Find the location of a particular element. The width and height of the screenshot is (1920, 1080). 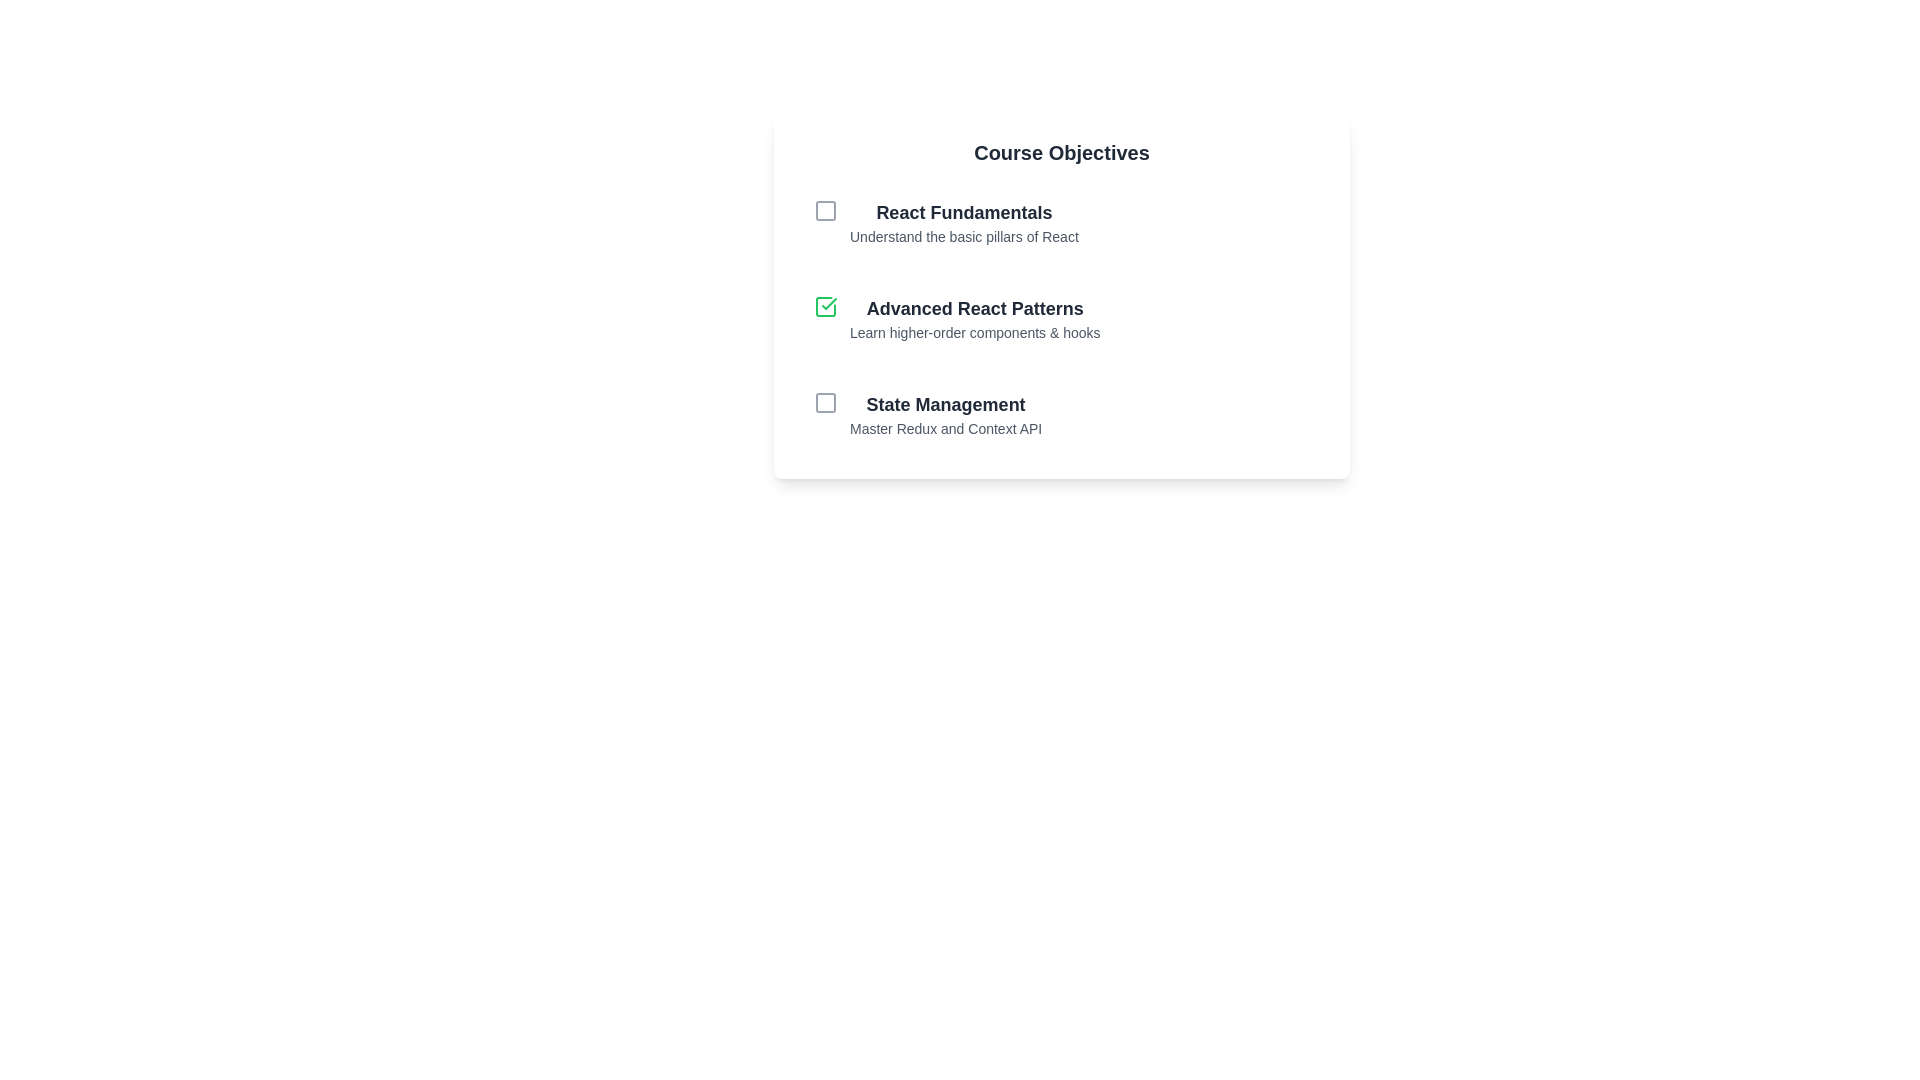

the checkbox for the item labeled State Management is located at coordinates (825, 402).